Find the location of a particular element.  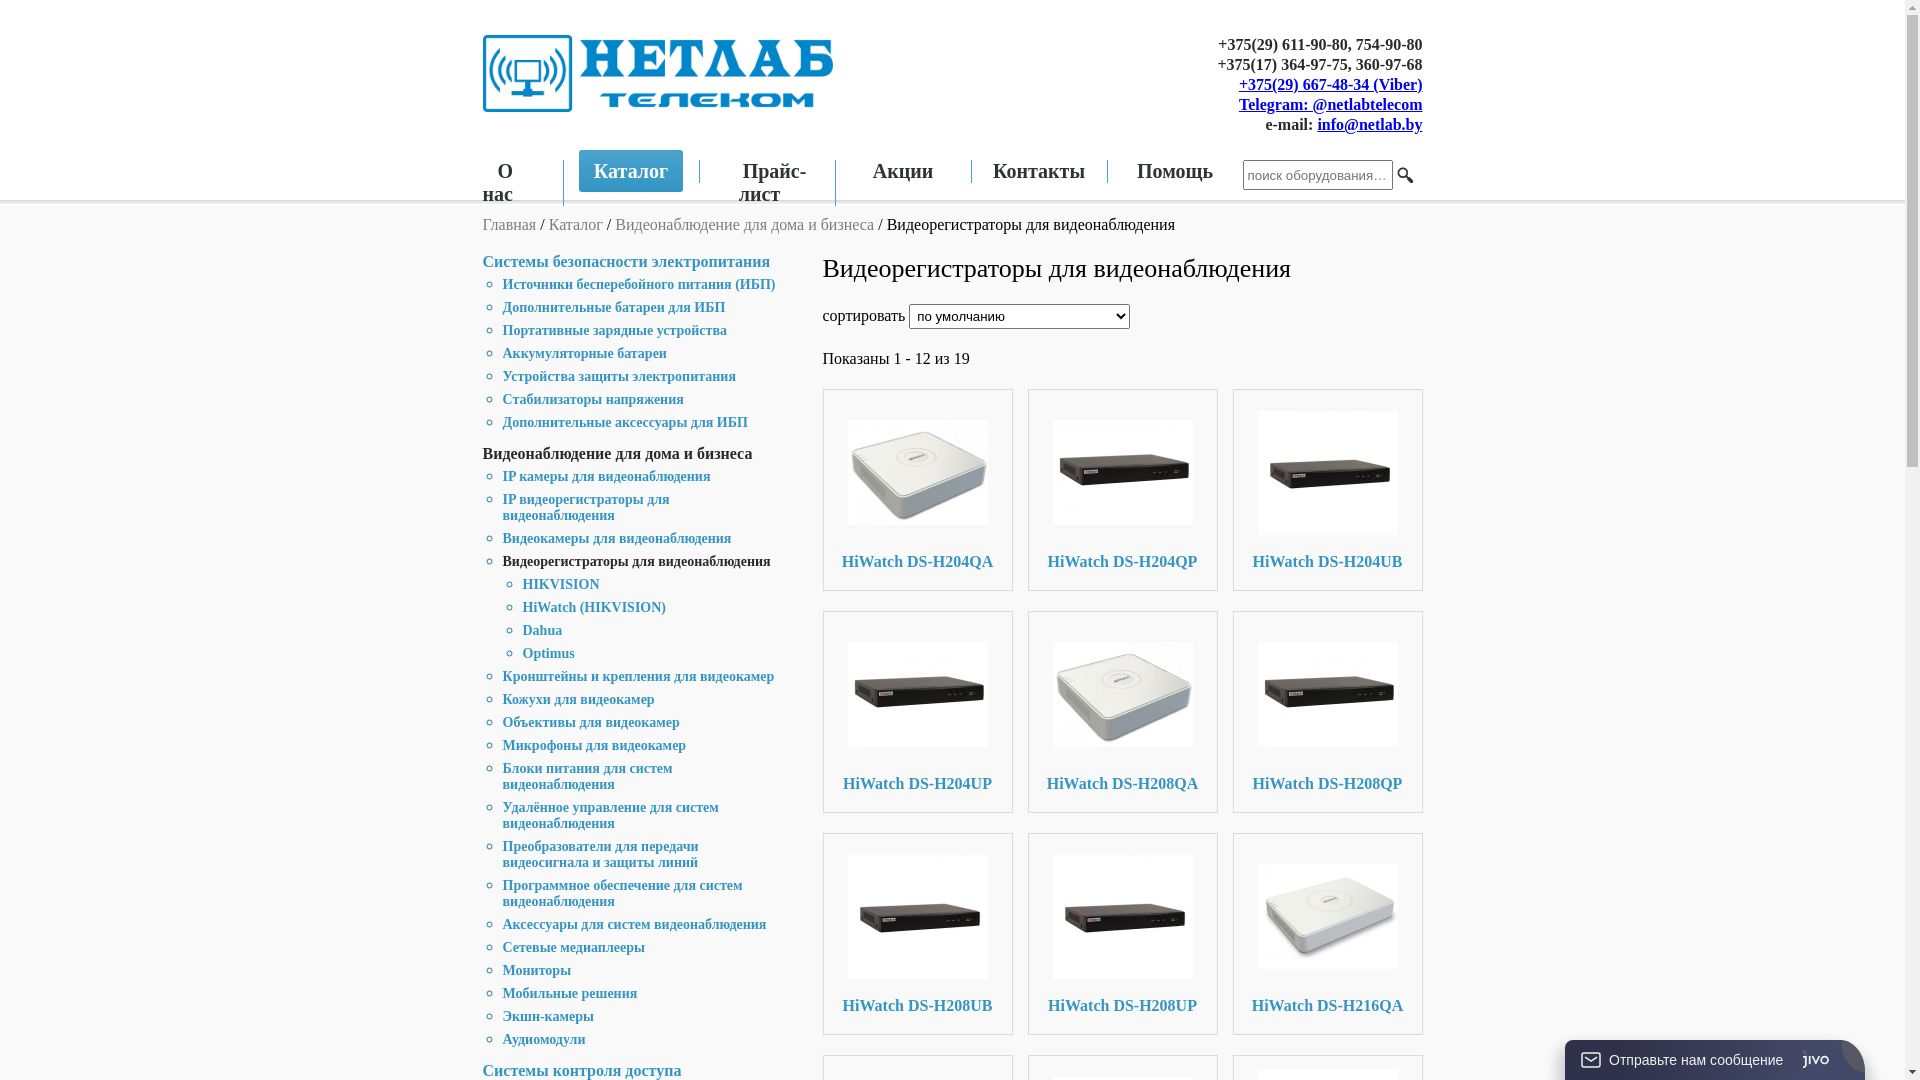

'+375(29) 667-48-34 (Viber)' is located at coordinates (1237, 83).